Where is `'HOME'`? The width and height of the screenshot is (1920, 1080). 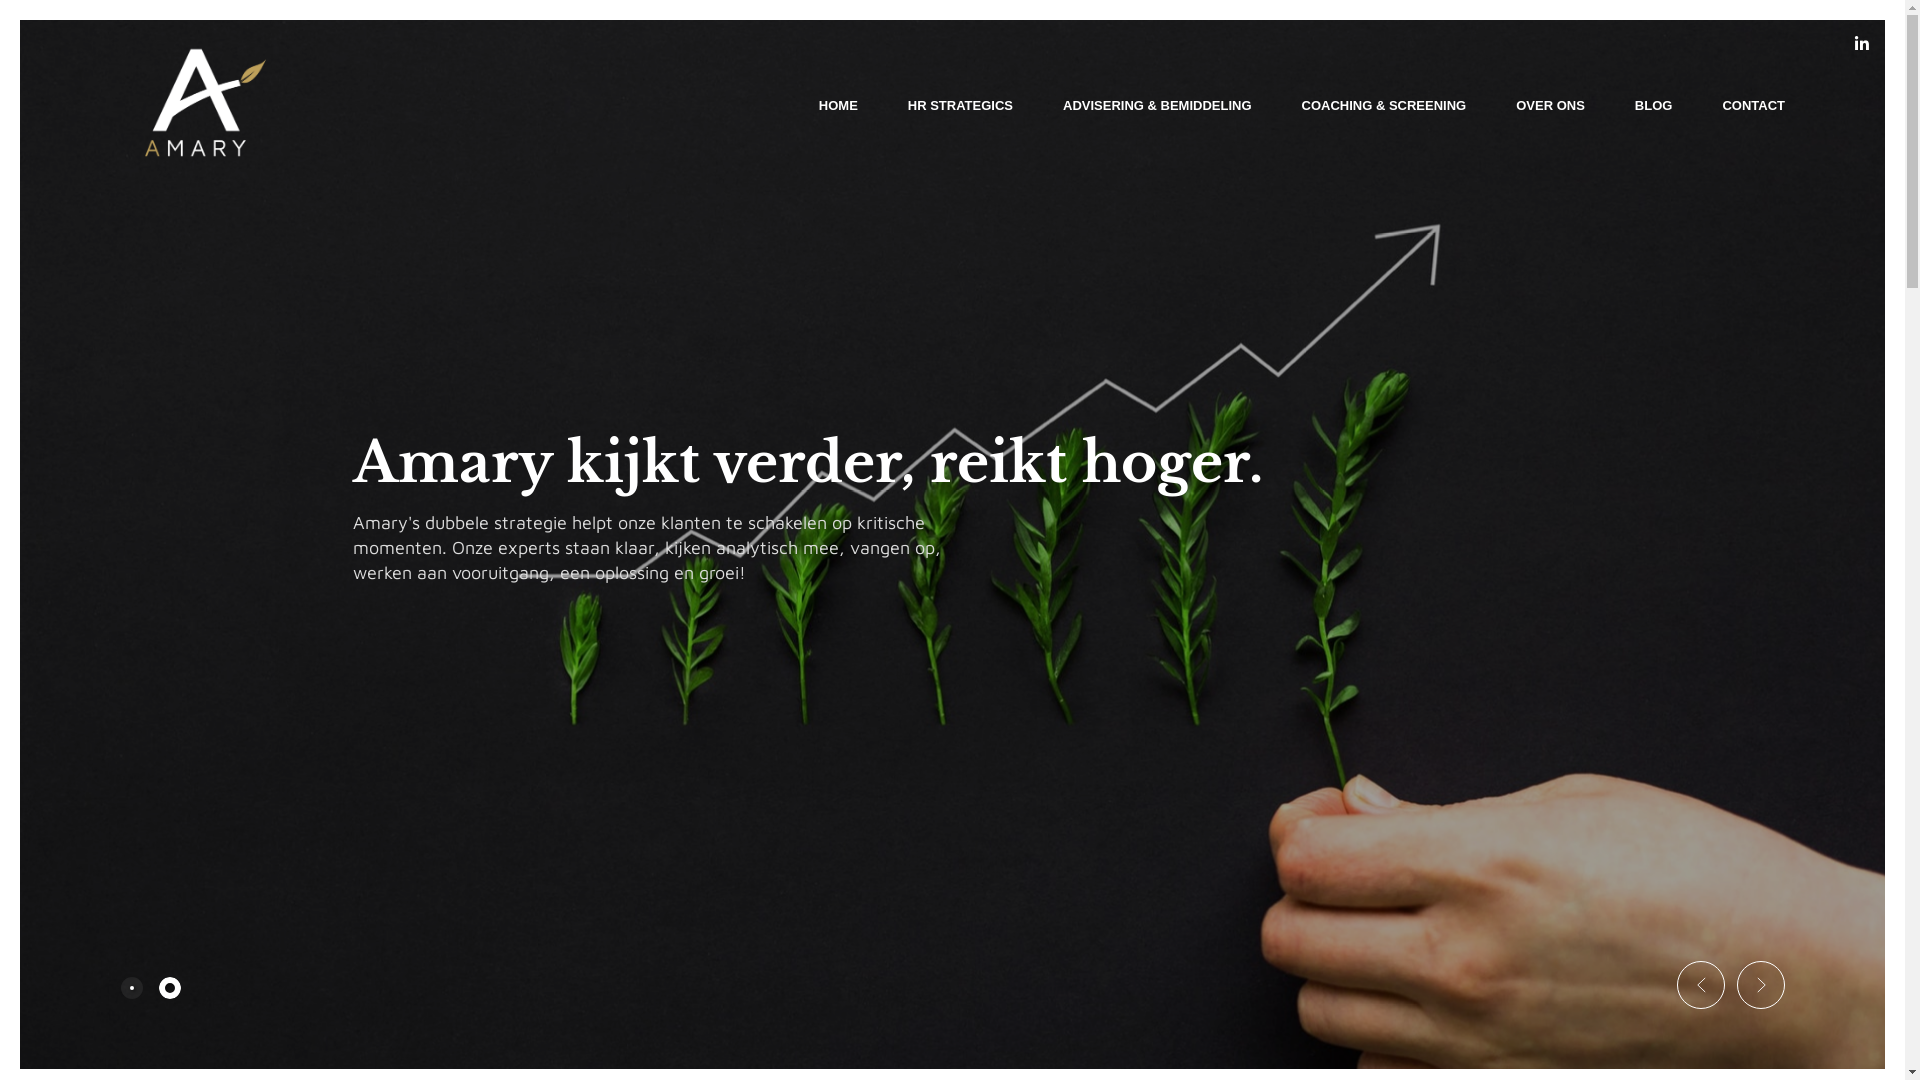 'HOME' is located at coordinates (838, 105).